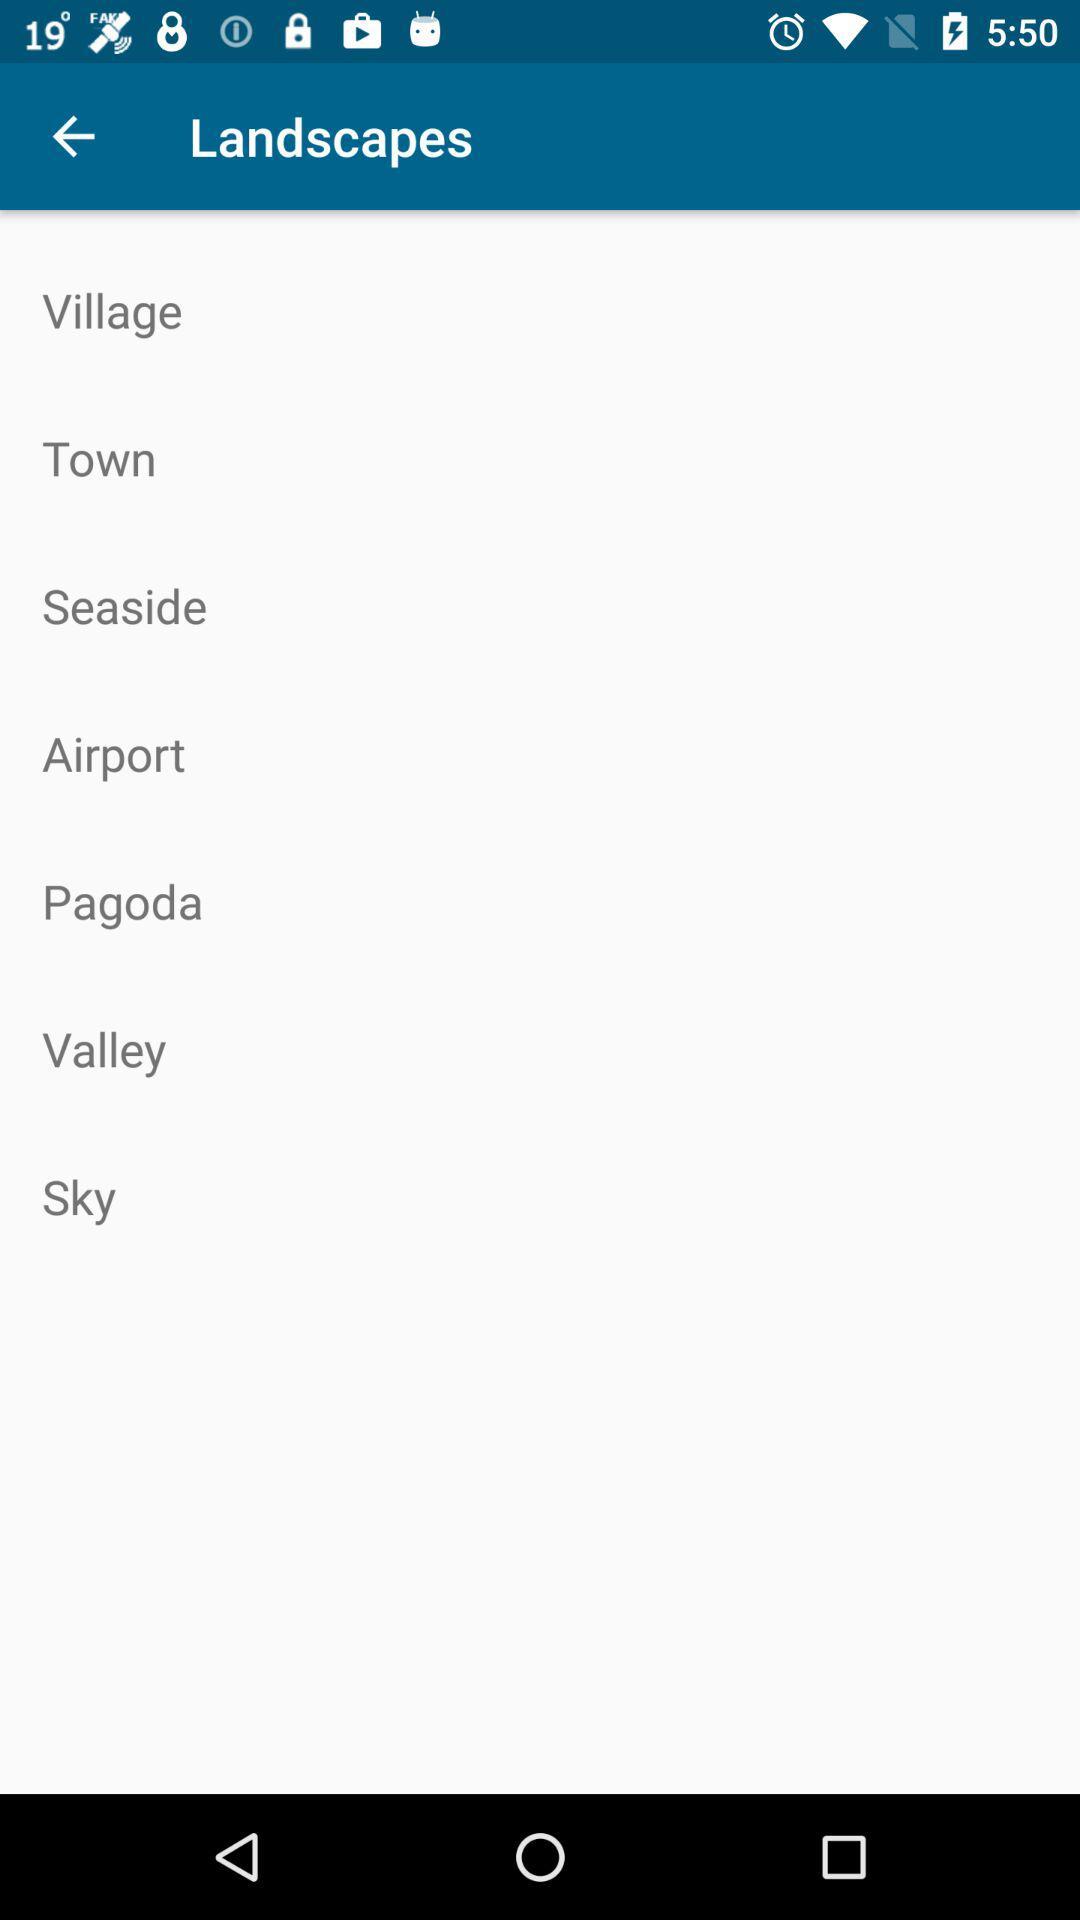  Describe the element at coordinates (72, 135) in the screenshot. I see `icon above village icon` at that location.